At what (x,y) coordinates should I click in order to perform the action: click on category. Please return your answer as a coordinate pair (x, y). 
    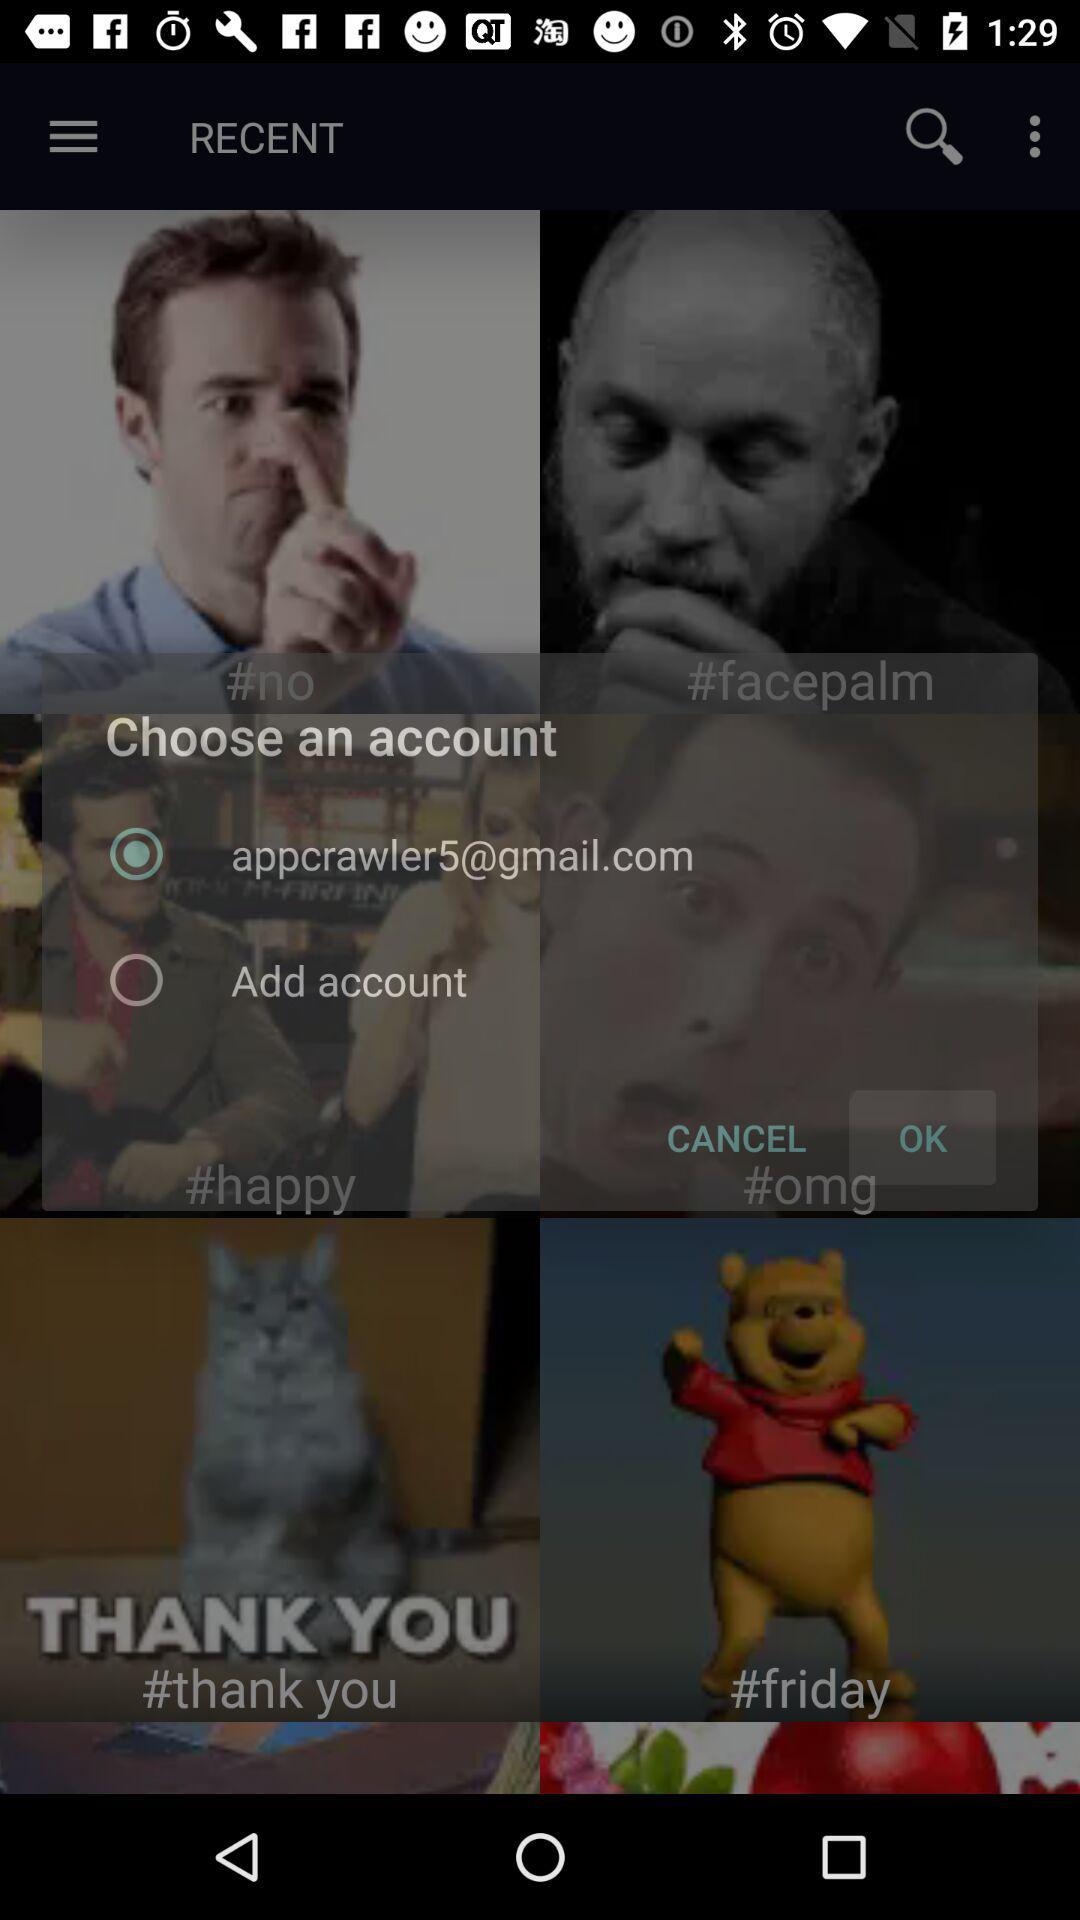
    Looking at the image, I should click on (270, 965).